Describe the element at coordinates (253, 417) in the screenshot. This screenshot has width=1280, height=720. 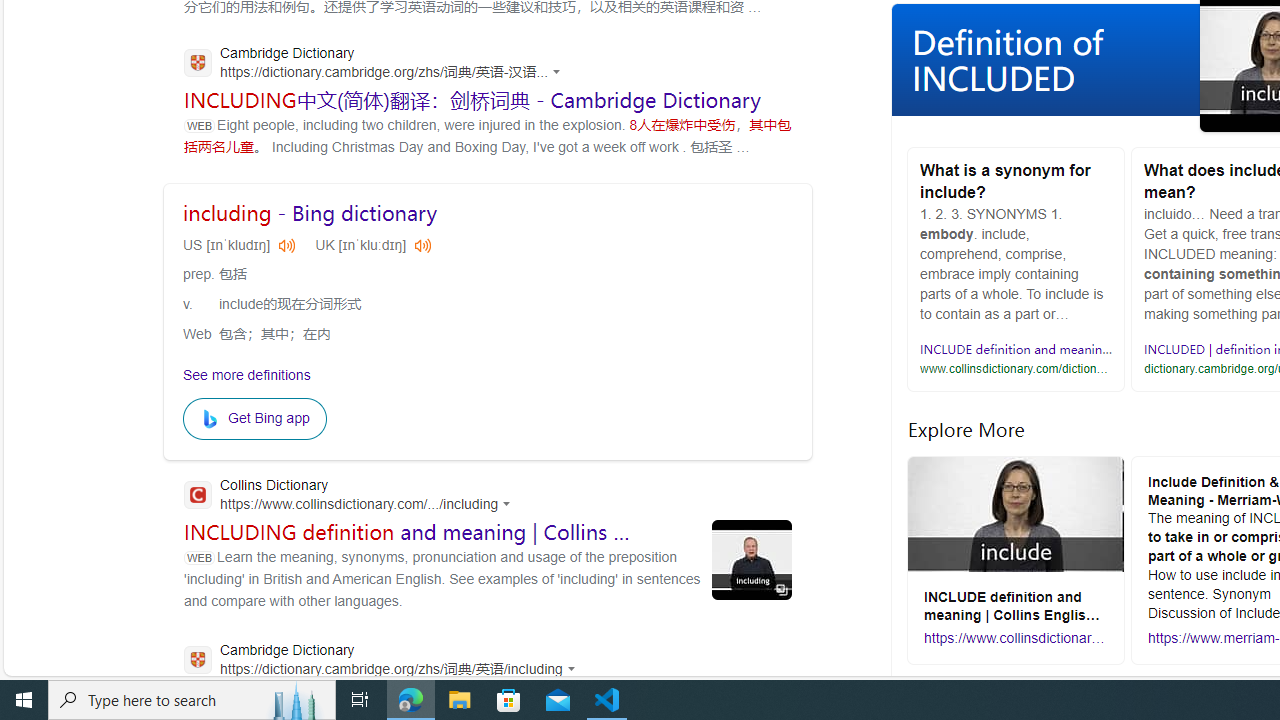
I see `'Get Bing app'` at that location.